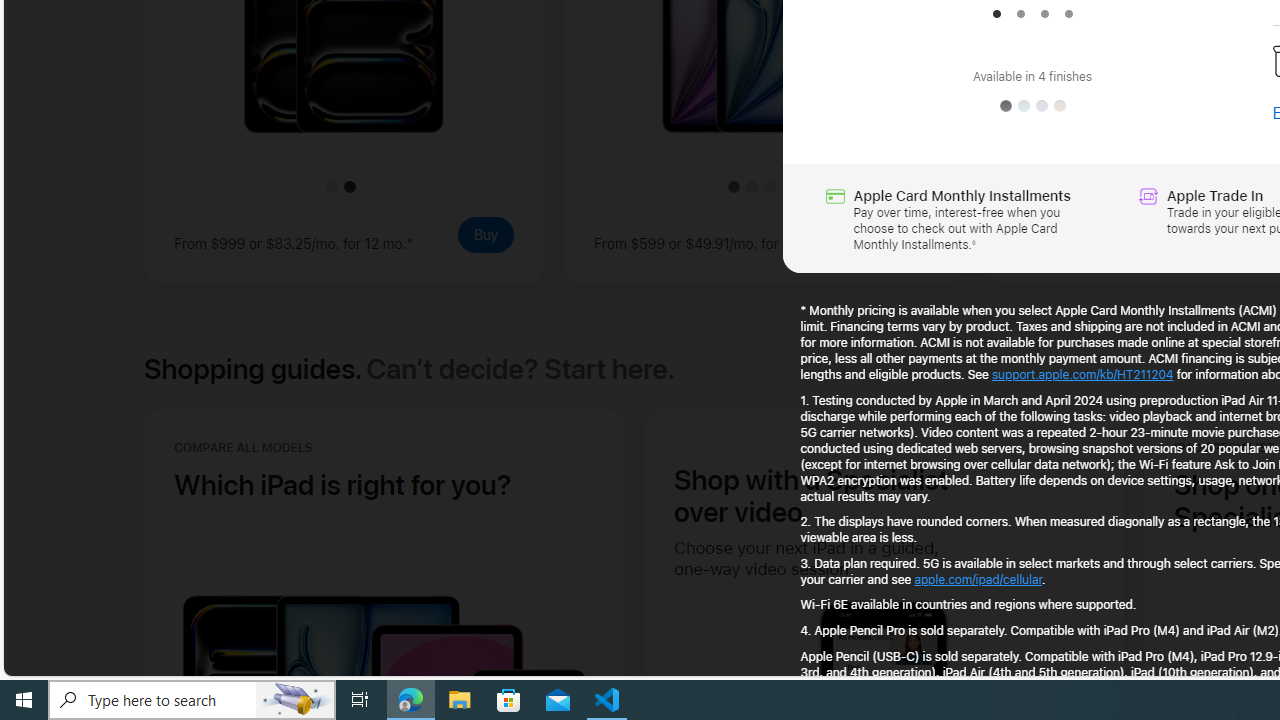 Image resolution: width=1280 pixels, height=720 pixels. I want to click on 'Item 4', so click(1067, 14).